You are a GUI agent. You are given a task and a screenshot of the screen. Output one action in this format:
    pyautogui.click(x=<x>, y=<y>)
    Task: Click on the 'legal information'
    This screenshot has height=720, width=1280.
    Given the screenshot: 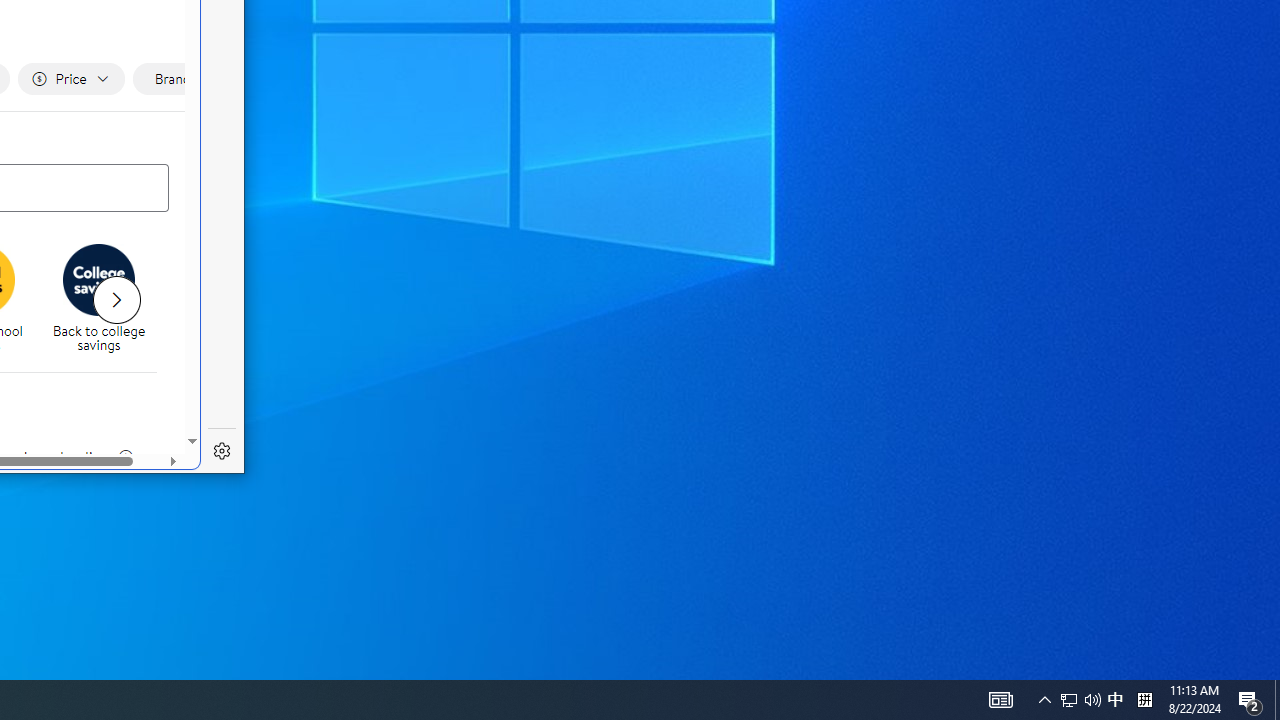 What is the action you would take?
    pyautogui.click(x=124, y=457)
    